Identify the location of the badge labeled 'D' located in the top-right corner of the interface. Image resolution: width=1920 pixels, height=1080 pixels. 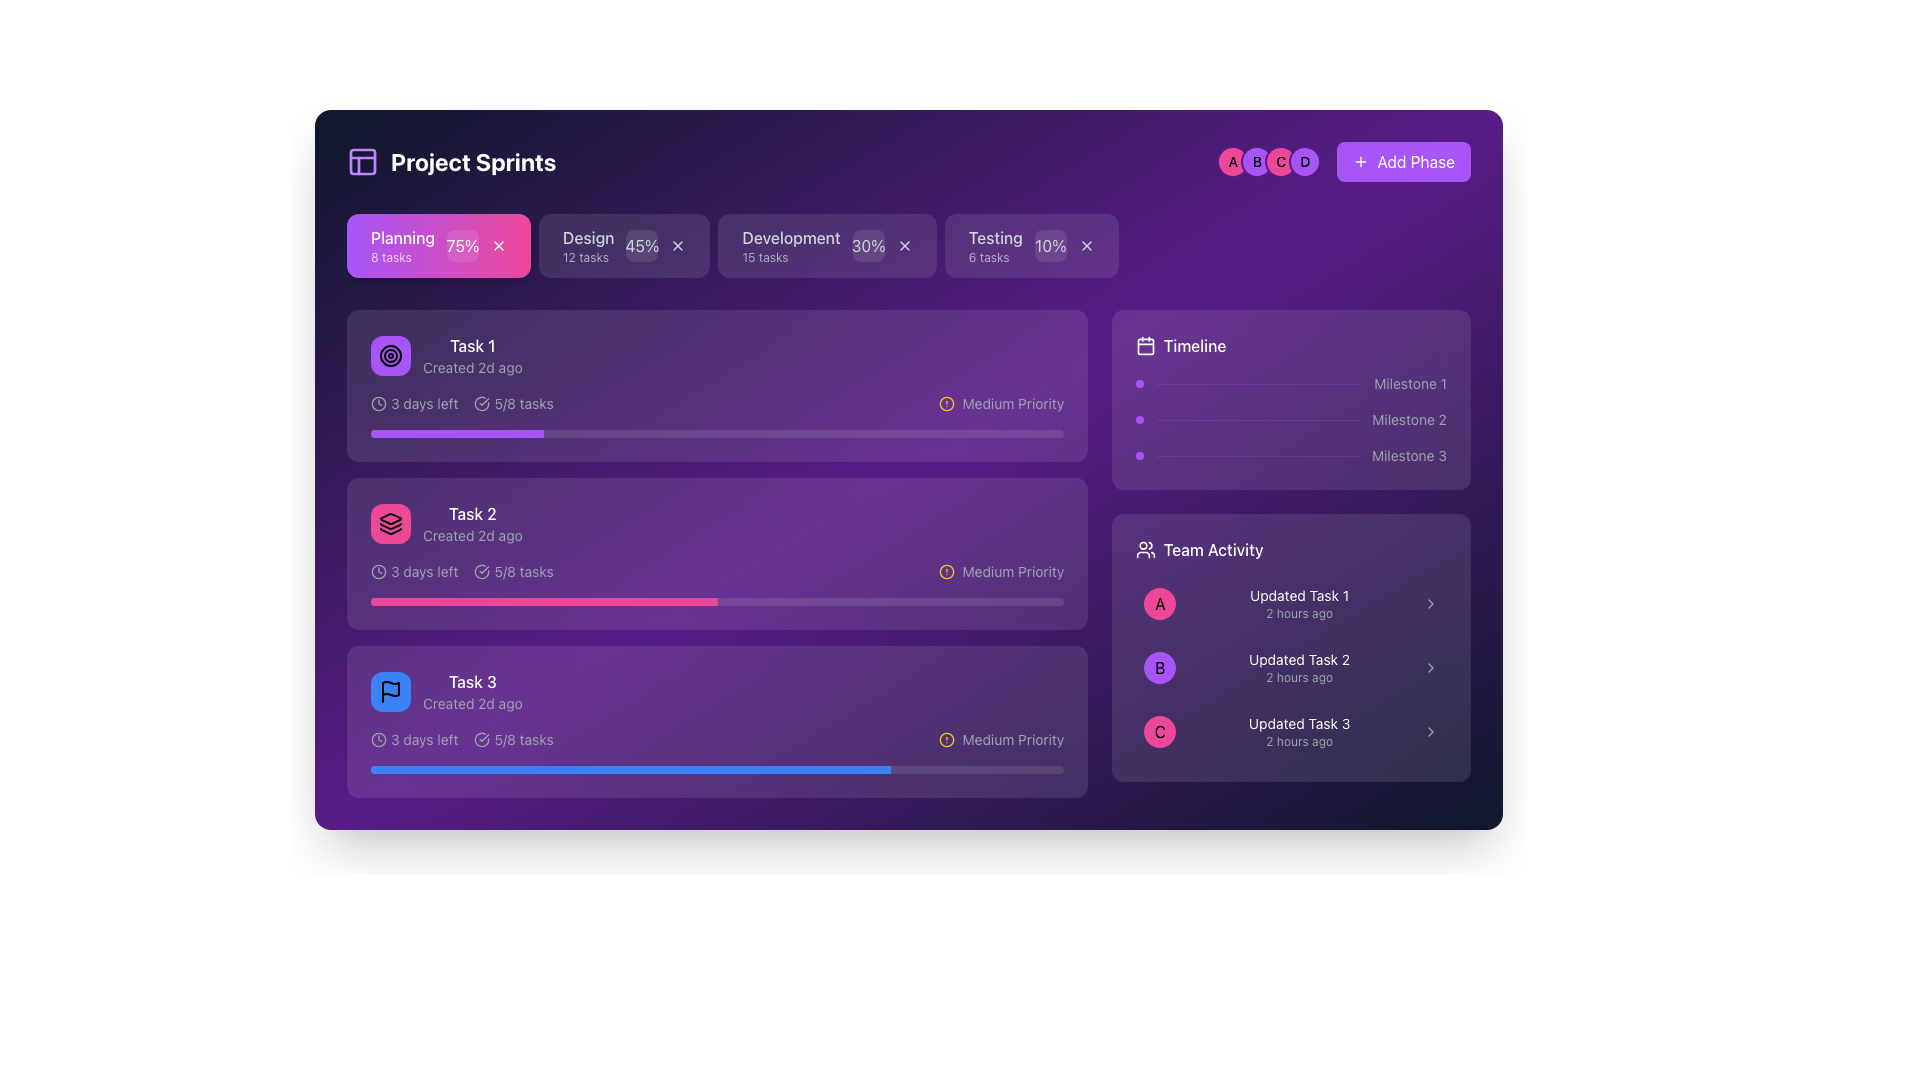
(1305, 161).